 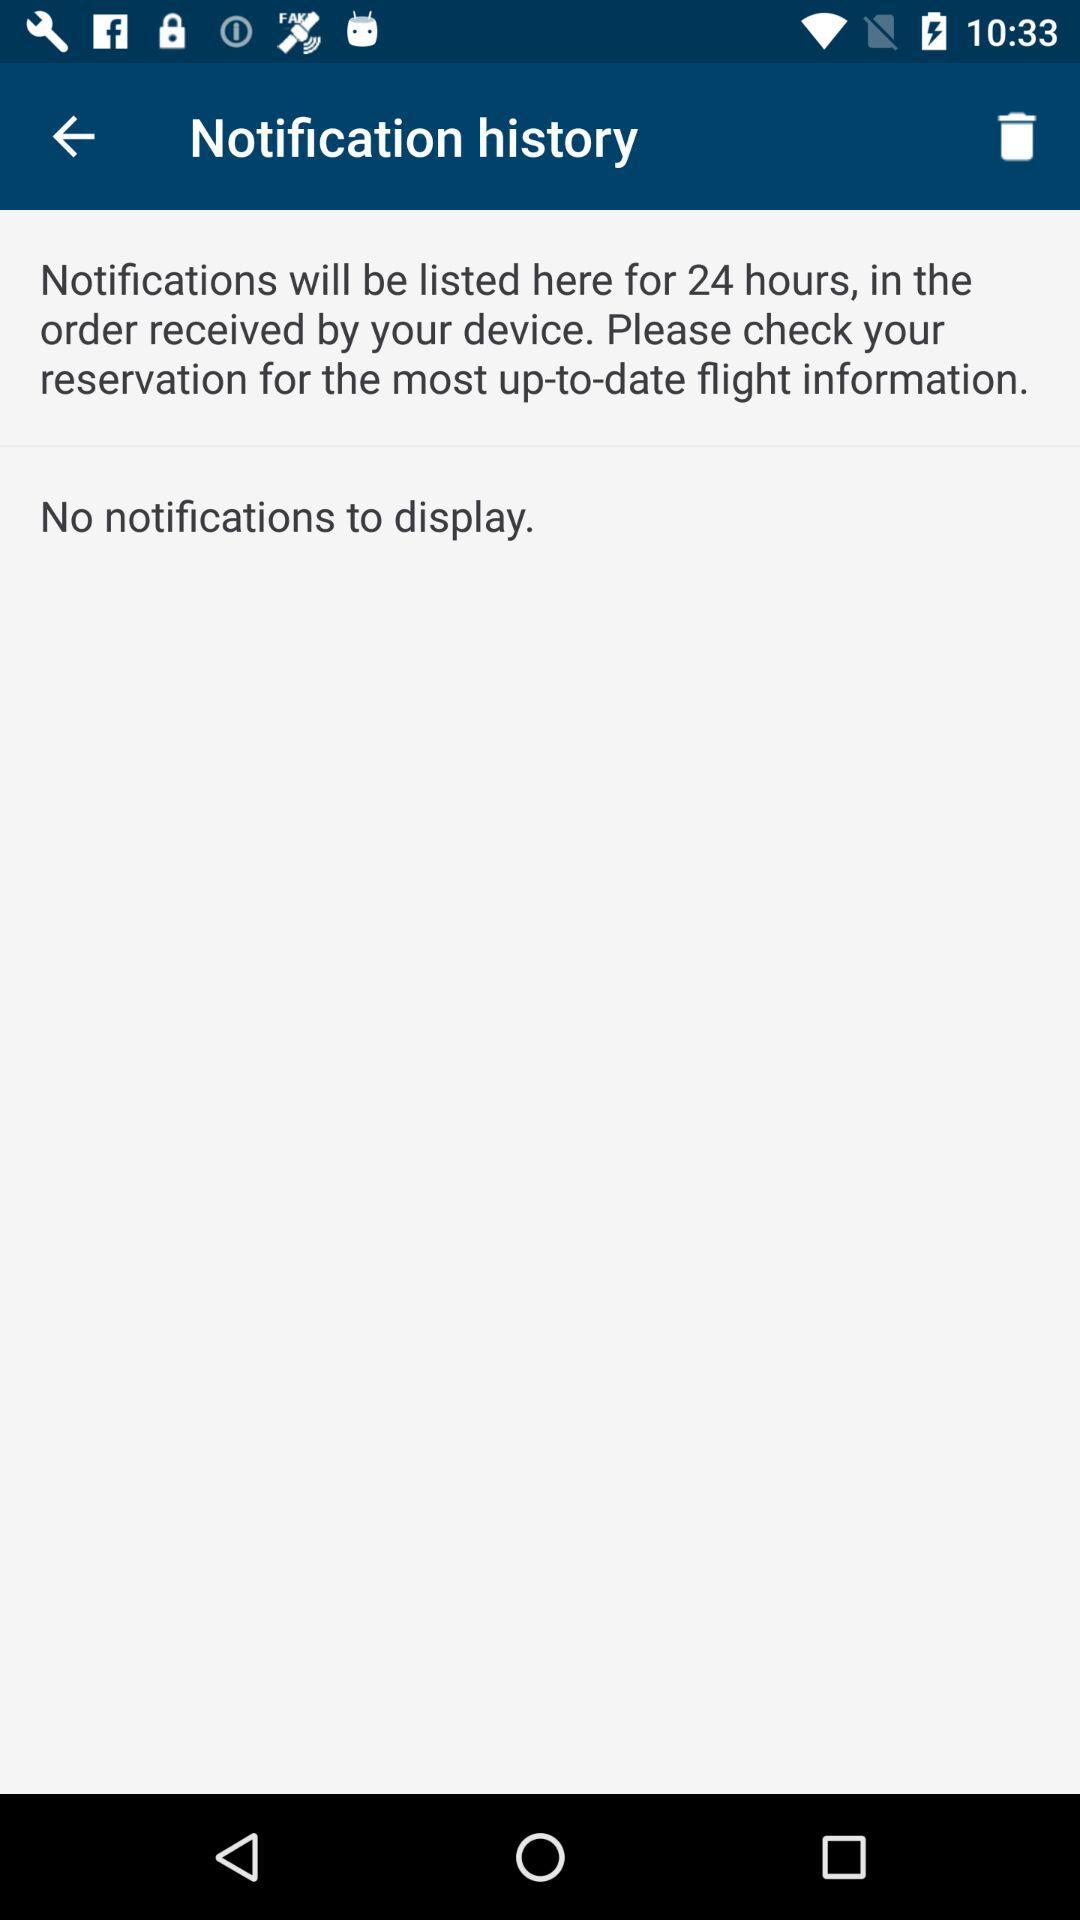 What do you see at coordinates (72, 135) in the screenshot?
I see `the item next to notification history icon` at bounding box center [72, 135].